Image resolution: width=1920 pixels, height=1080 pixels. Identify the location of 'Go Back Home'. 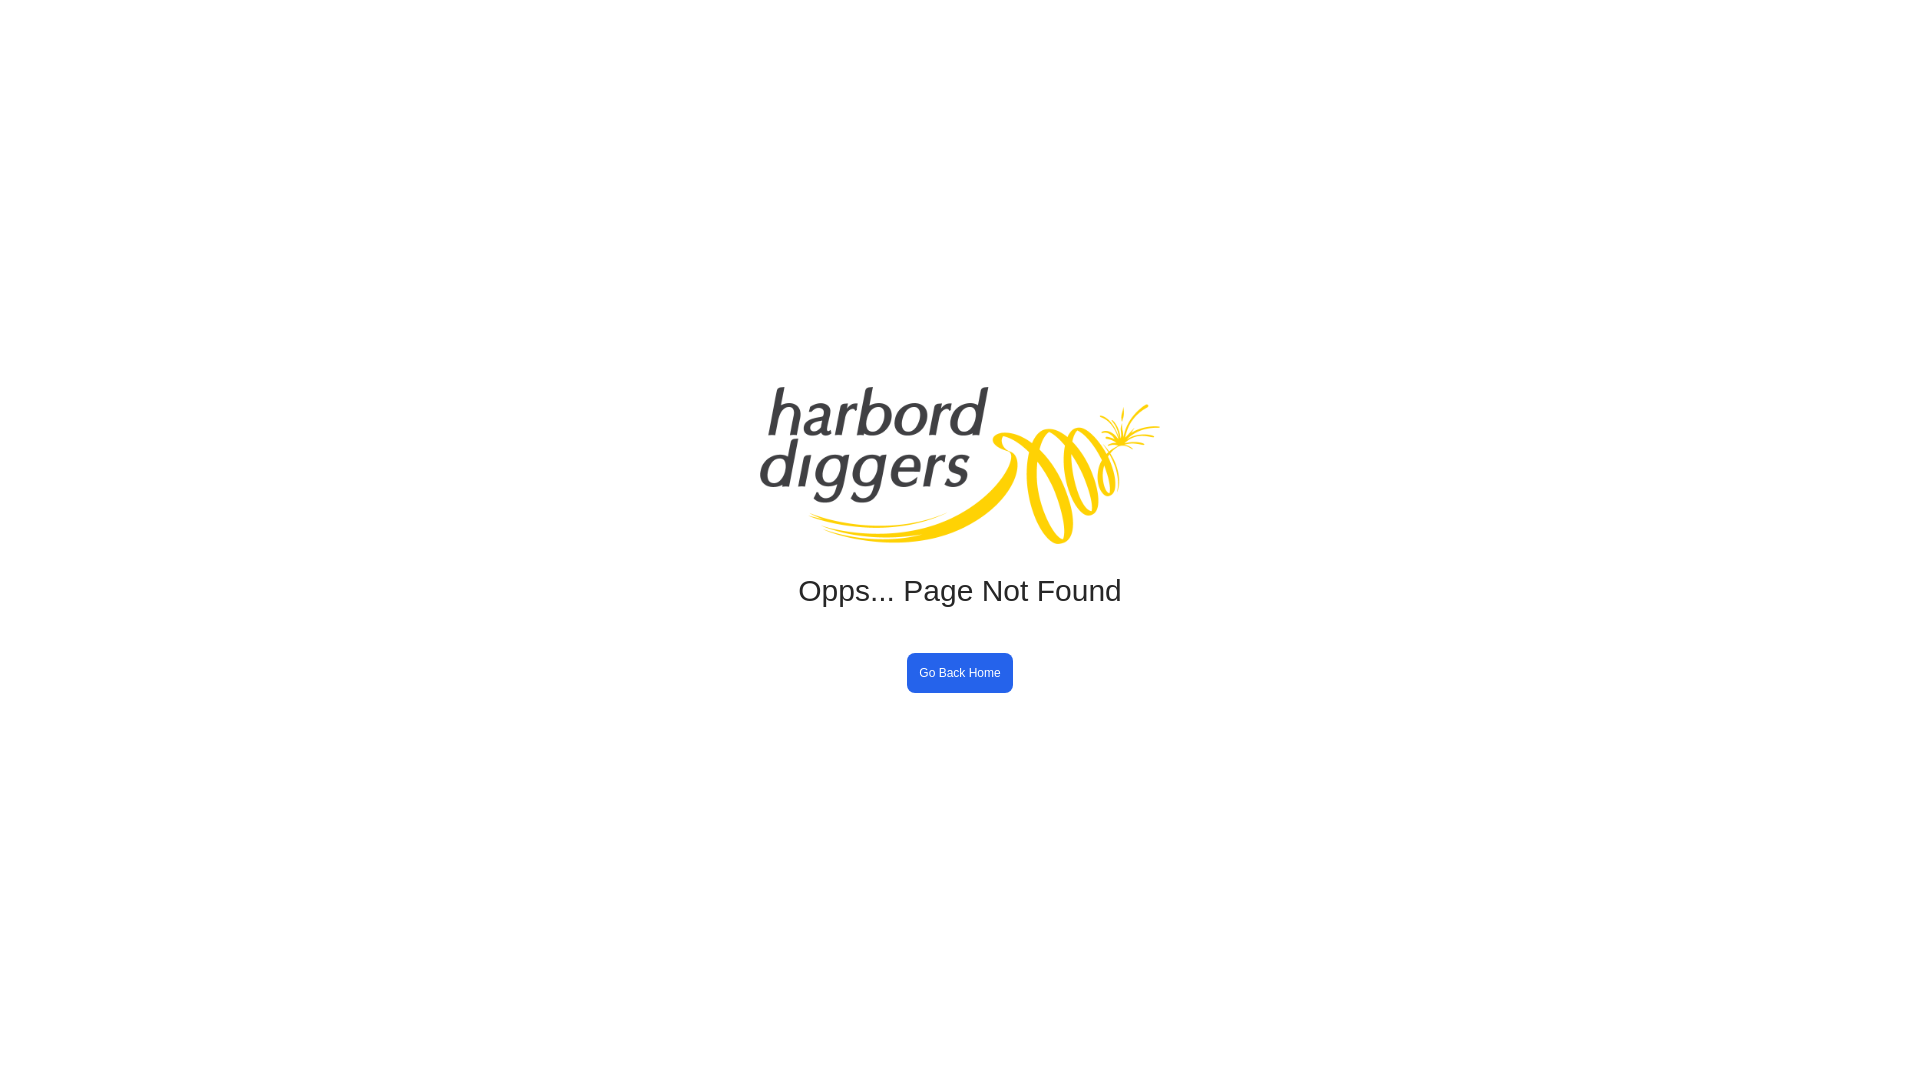
(958, 672).